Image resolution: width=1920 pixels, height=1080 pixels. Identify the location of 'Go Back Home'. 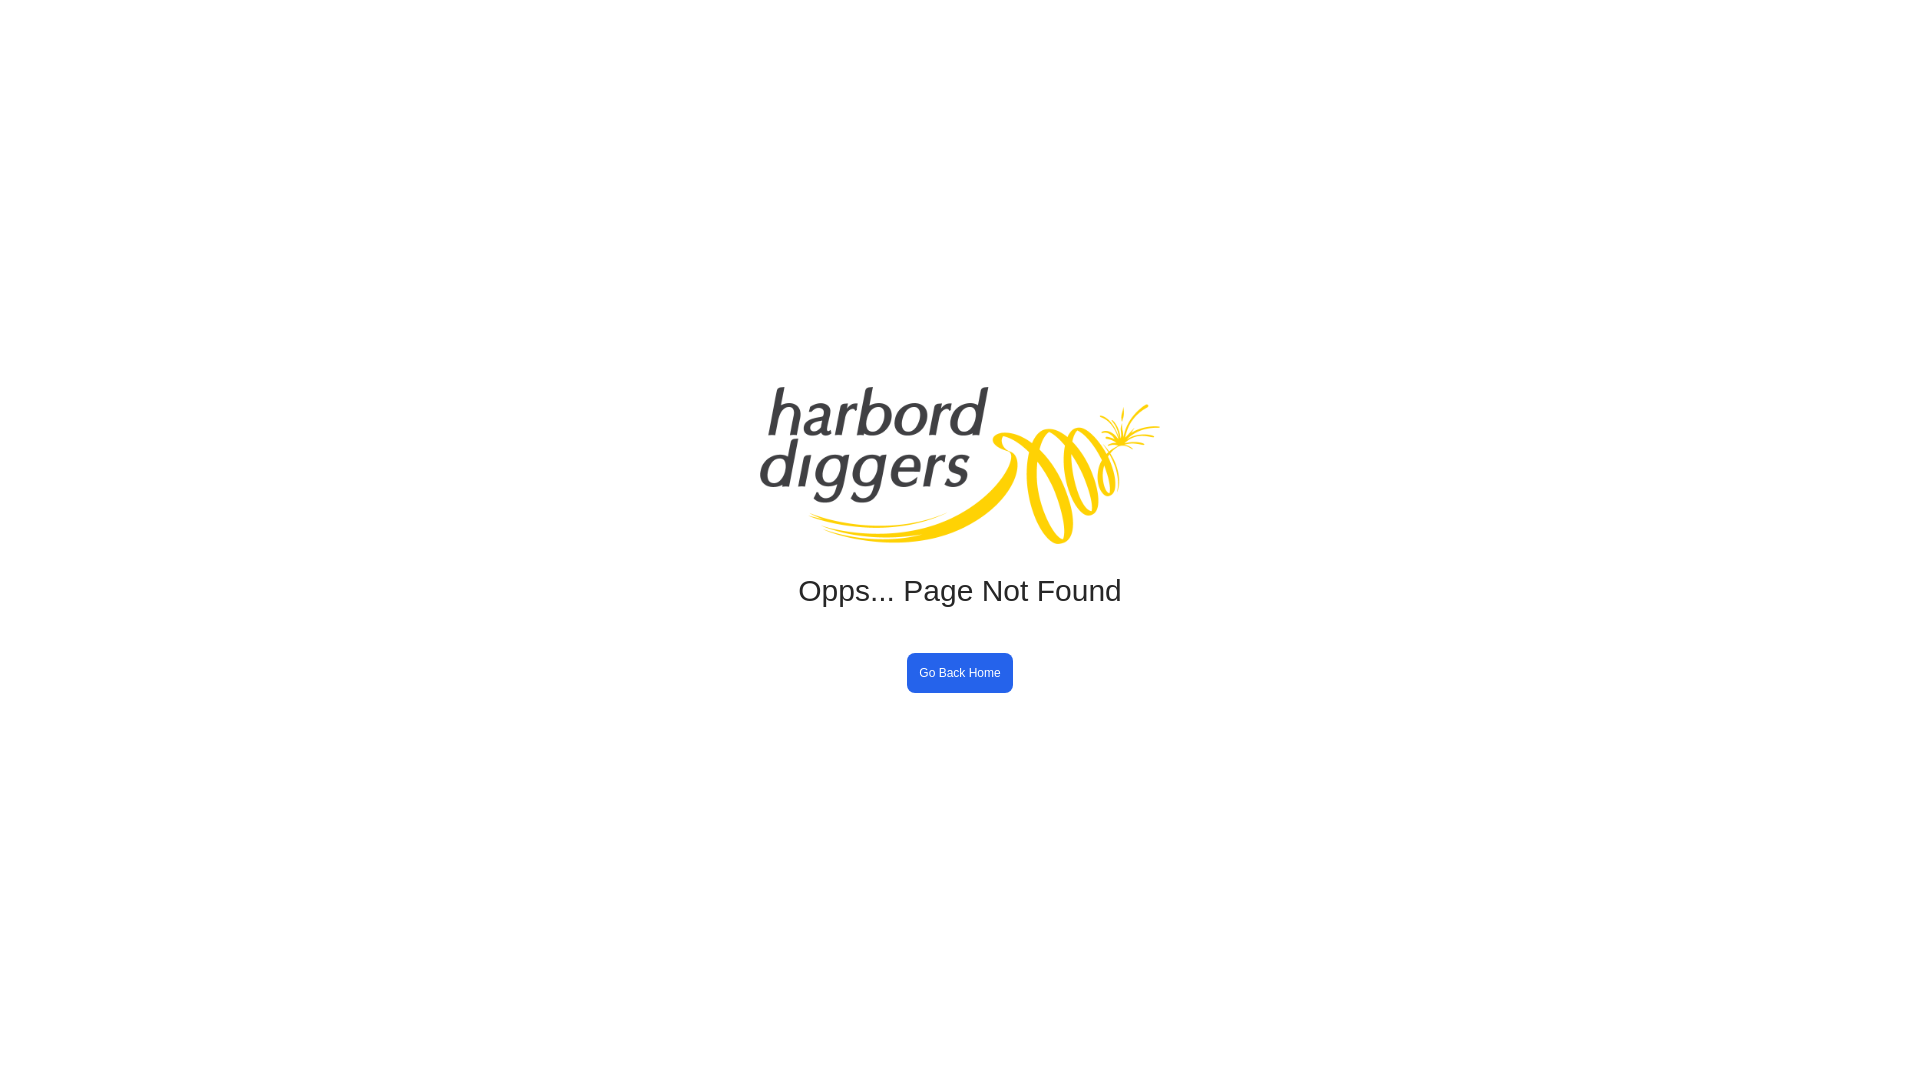
(958, 672).